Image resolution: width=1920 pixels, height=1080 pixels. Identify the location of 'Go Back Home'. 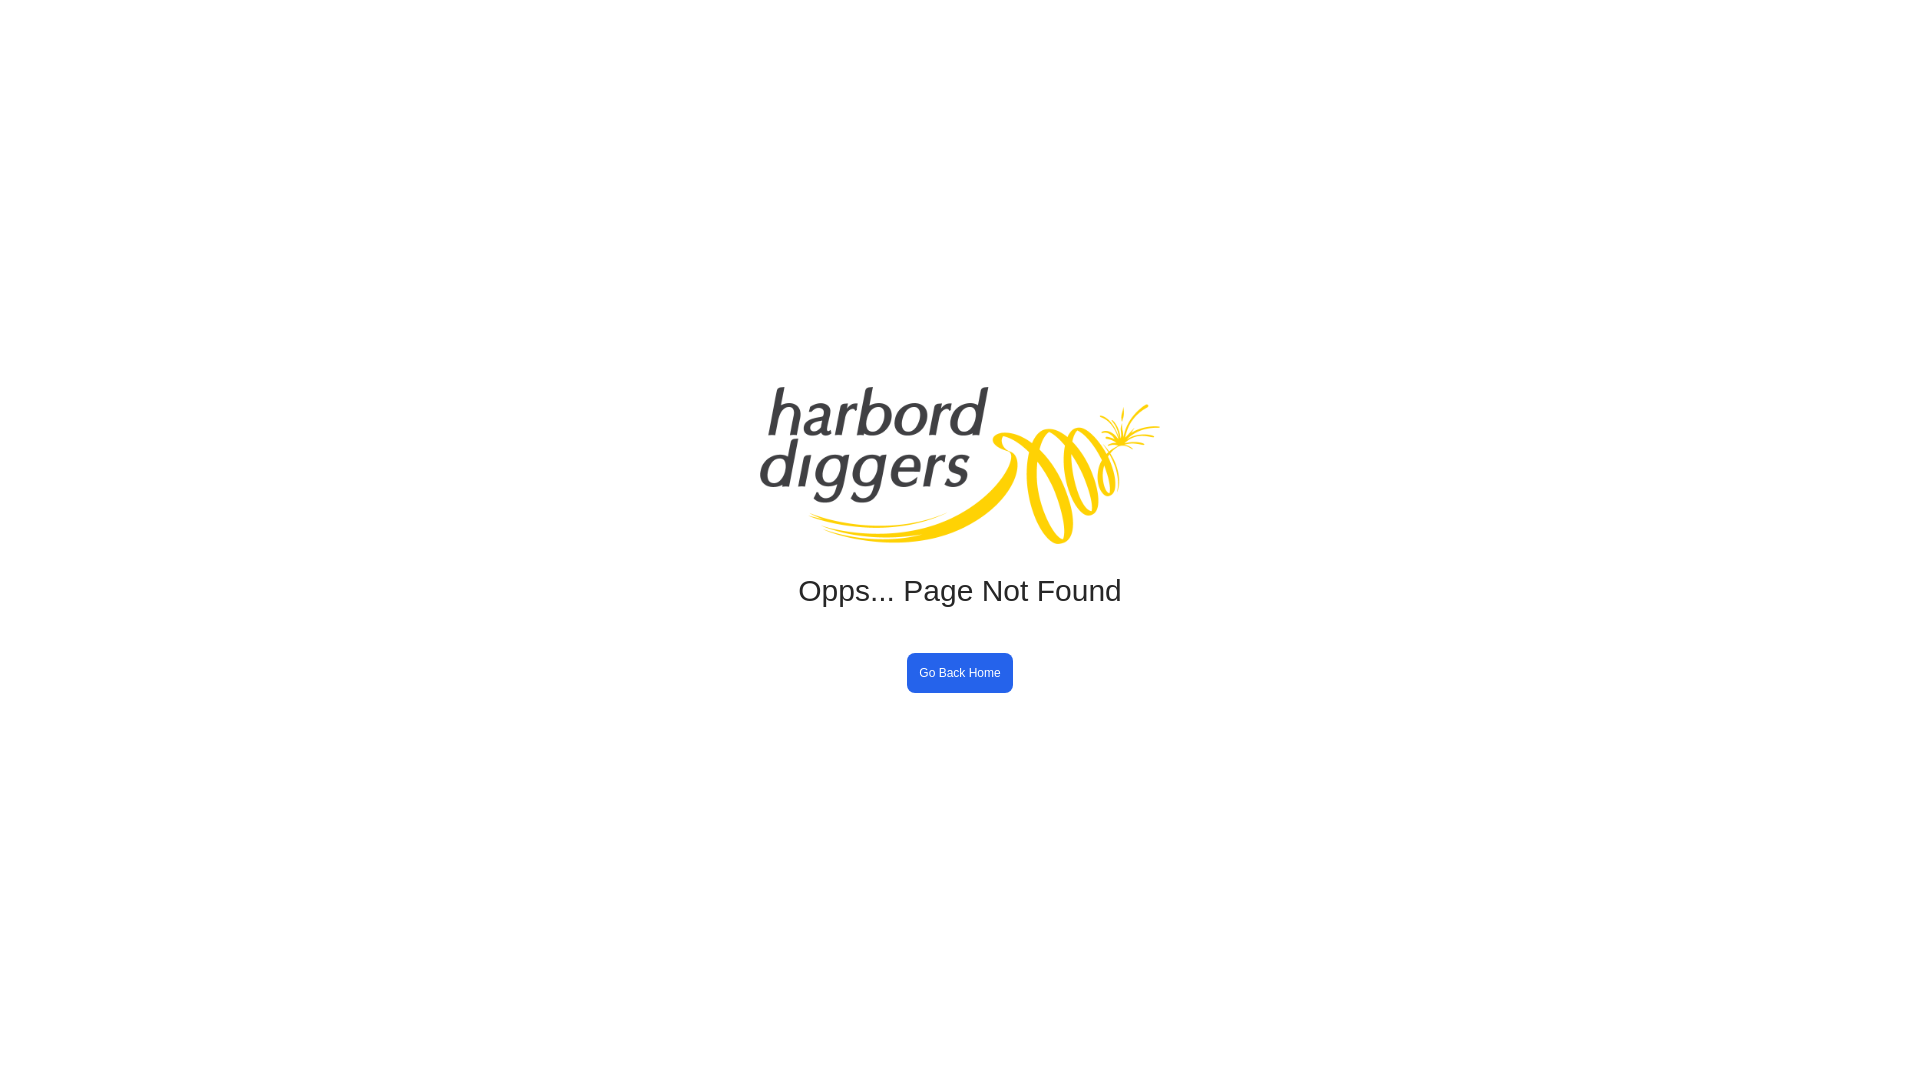
(958, 672).